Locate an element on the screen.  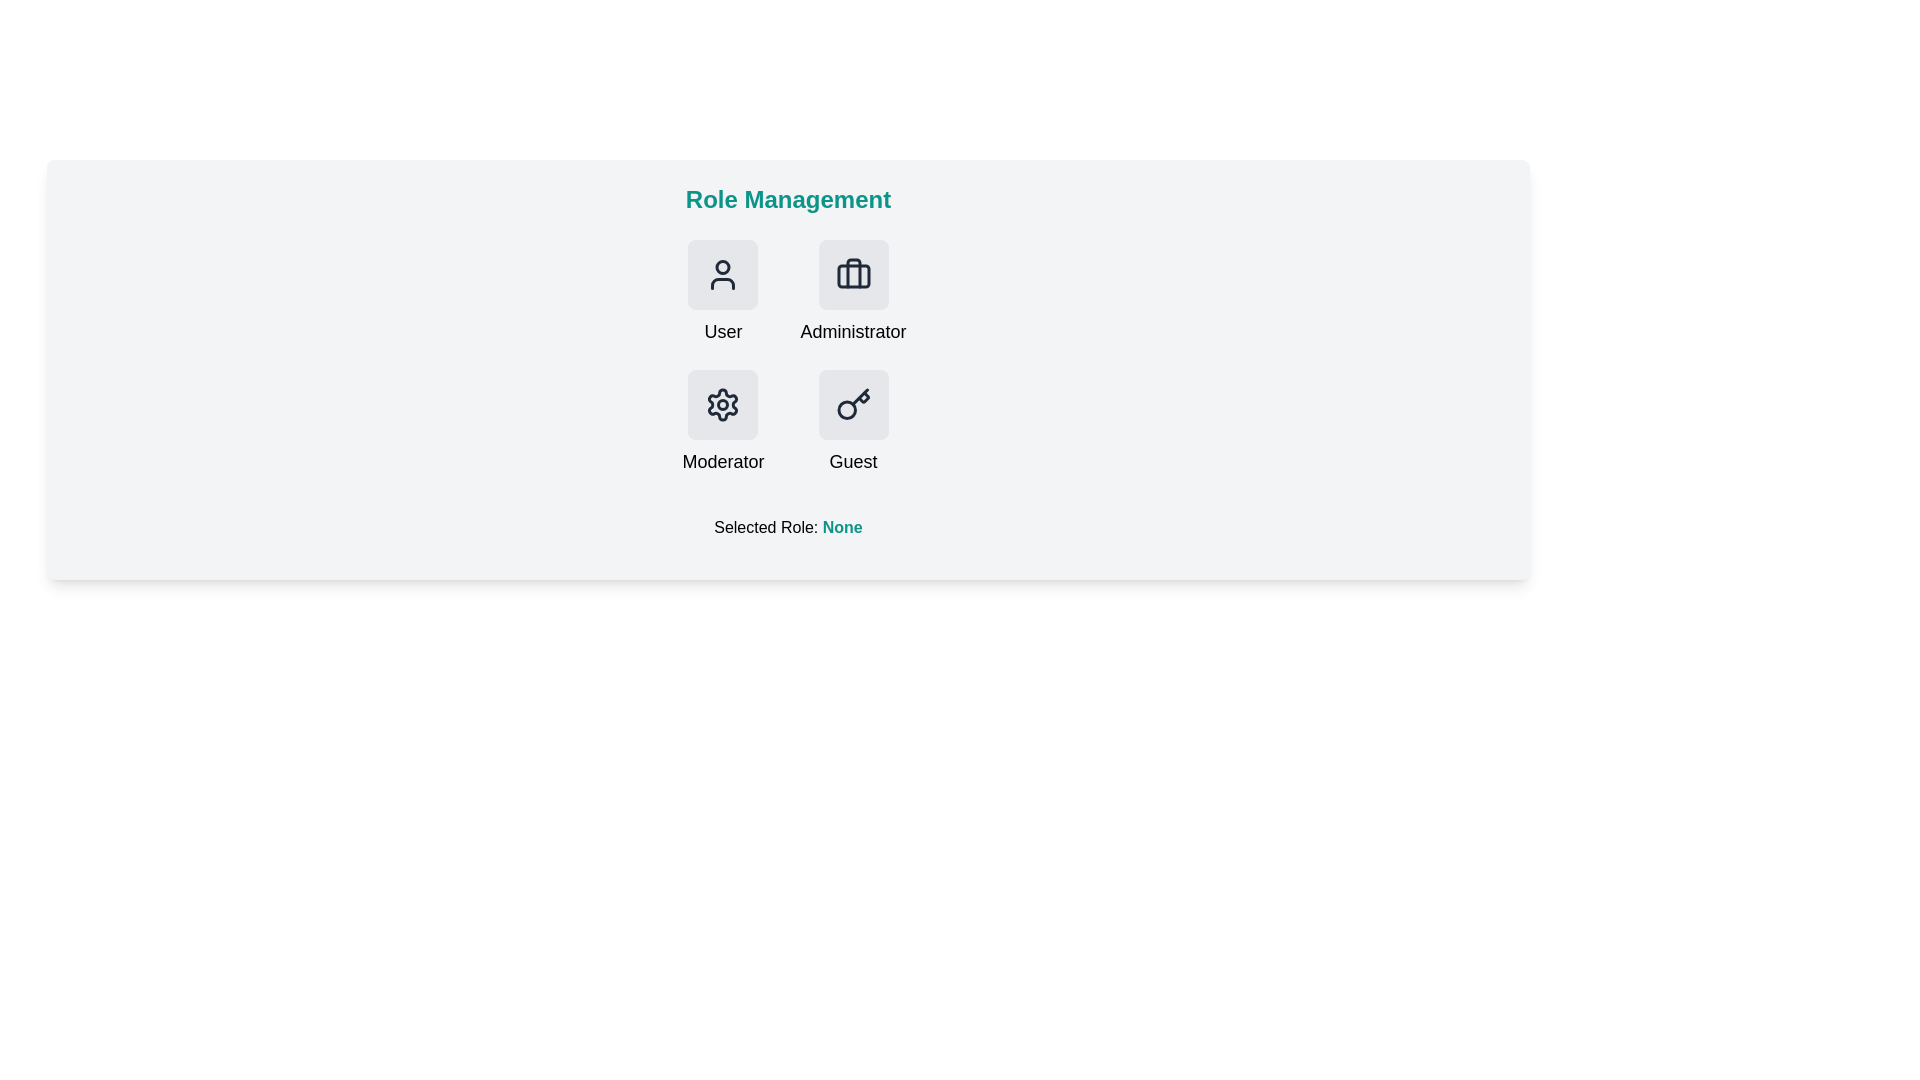
keyboard navigation is located at coordinates (853, 405).